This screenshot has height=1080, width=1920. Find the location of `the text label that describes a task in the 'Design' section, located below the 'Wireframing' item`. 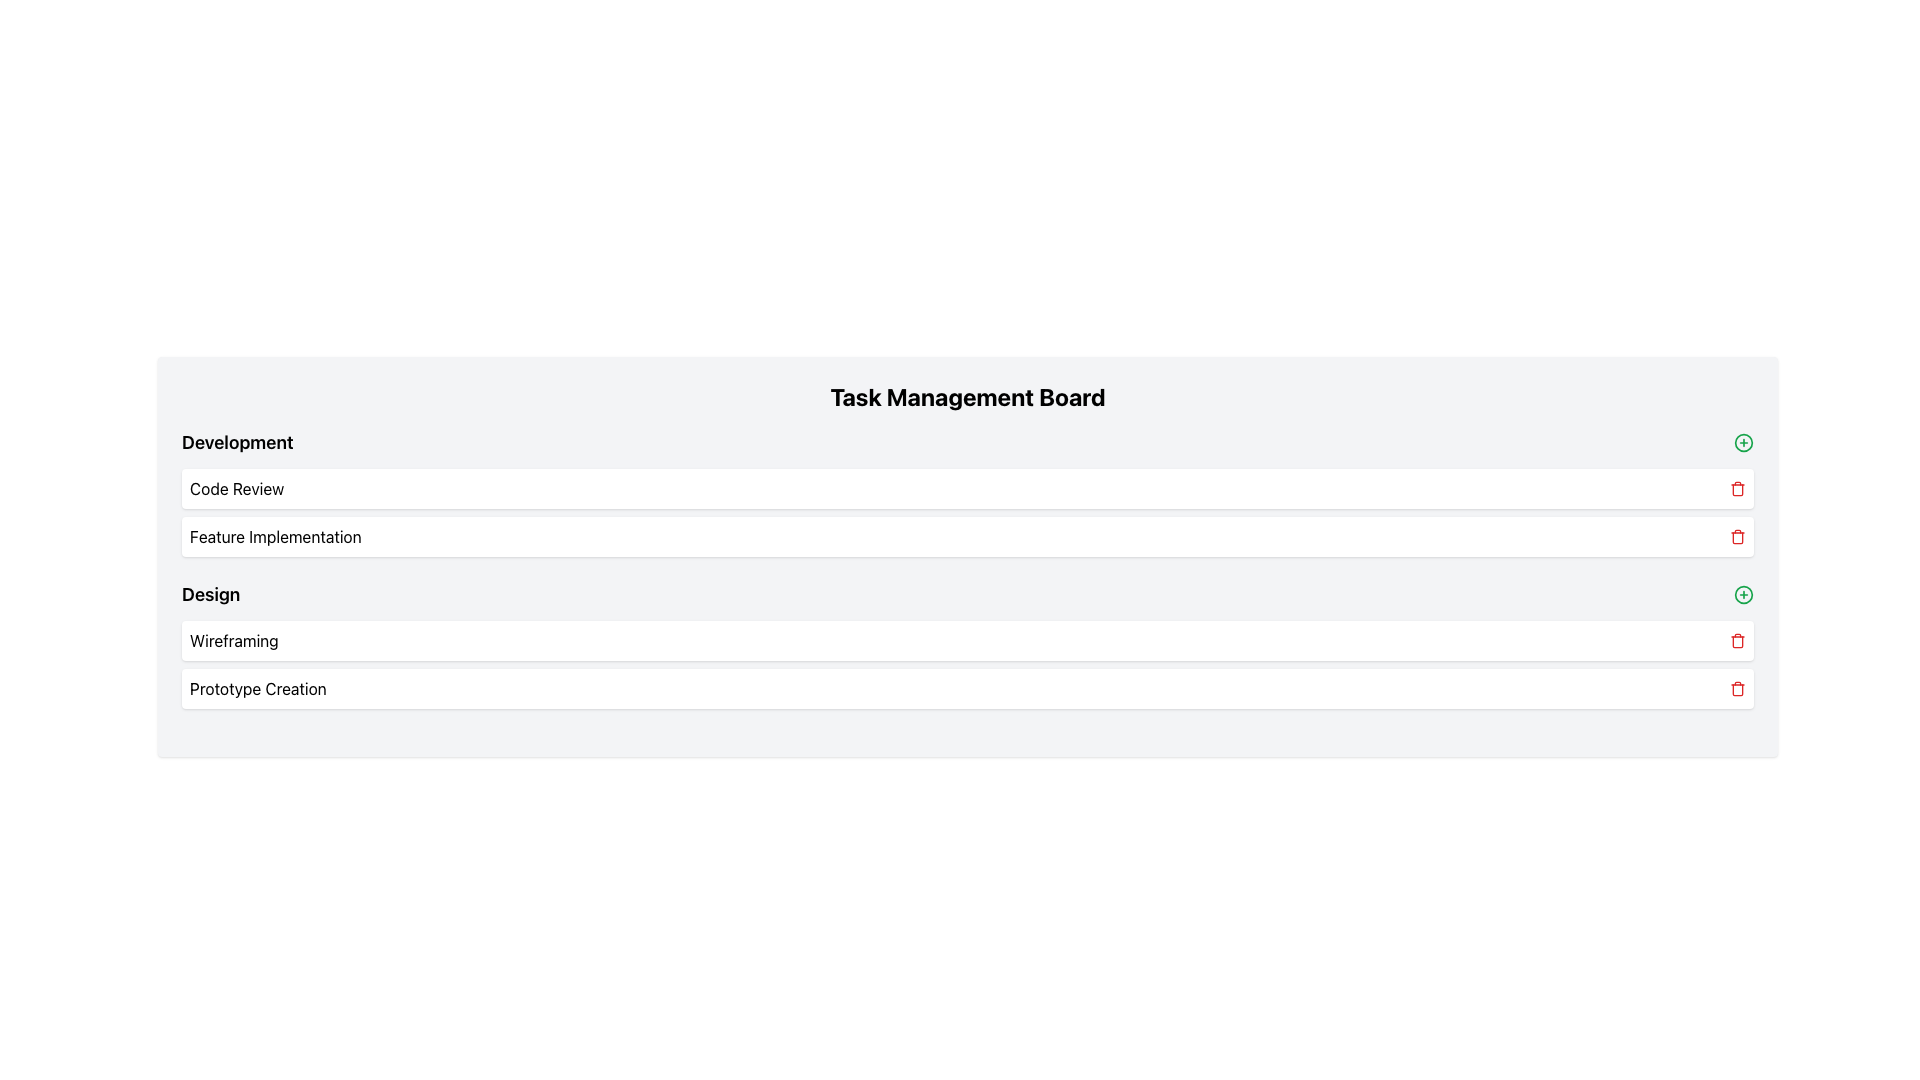

the text label that describes a task in the 'Design' section, located below the 'Wireframing' item is located at coordinates (257, 688).